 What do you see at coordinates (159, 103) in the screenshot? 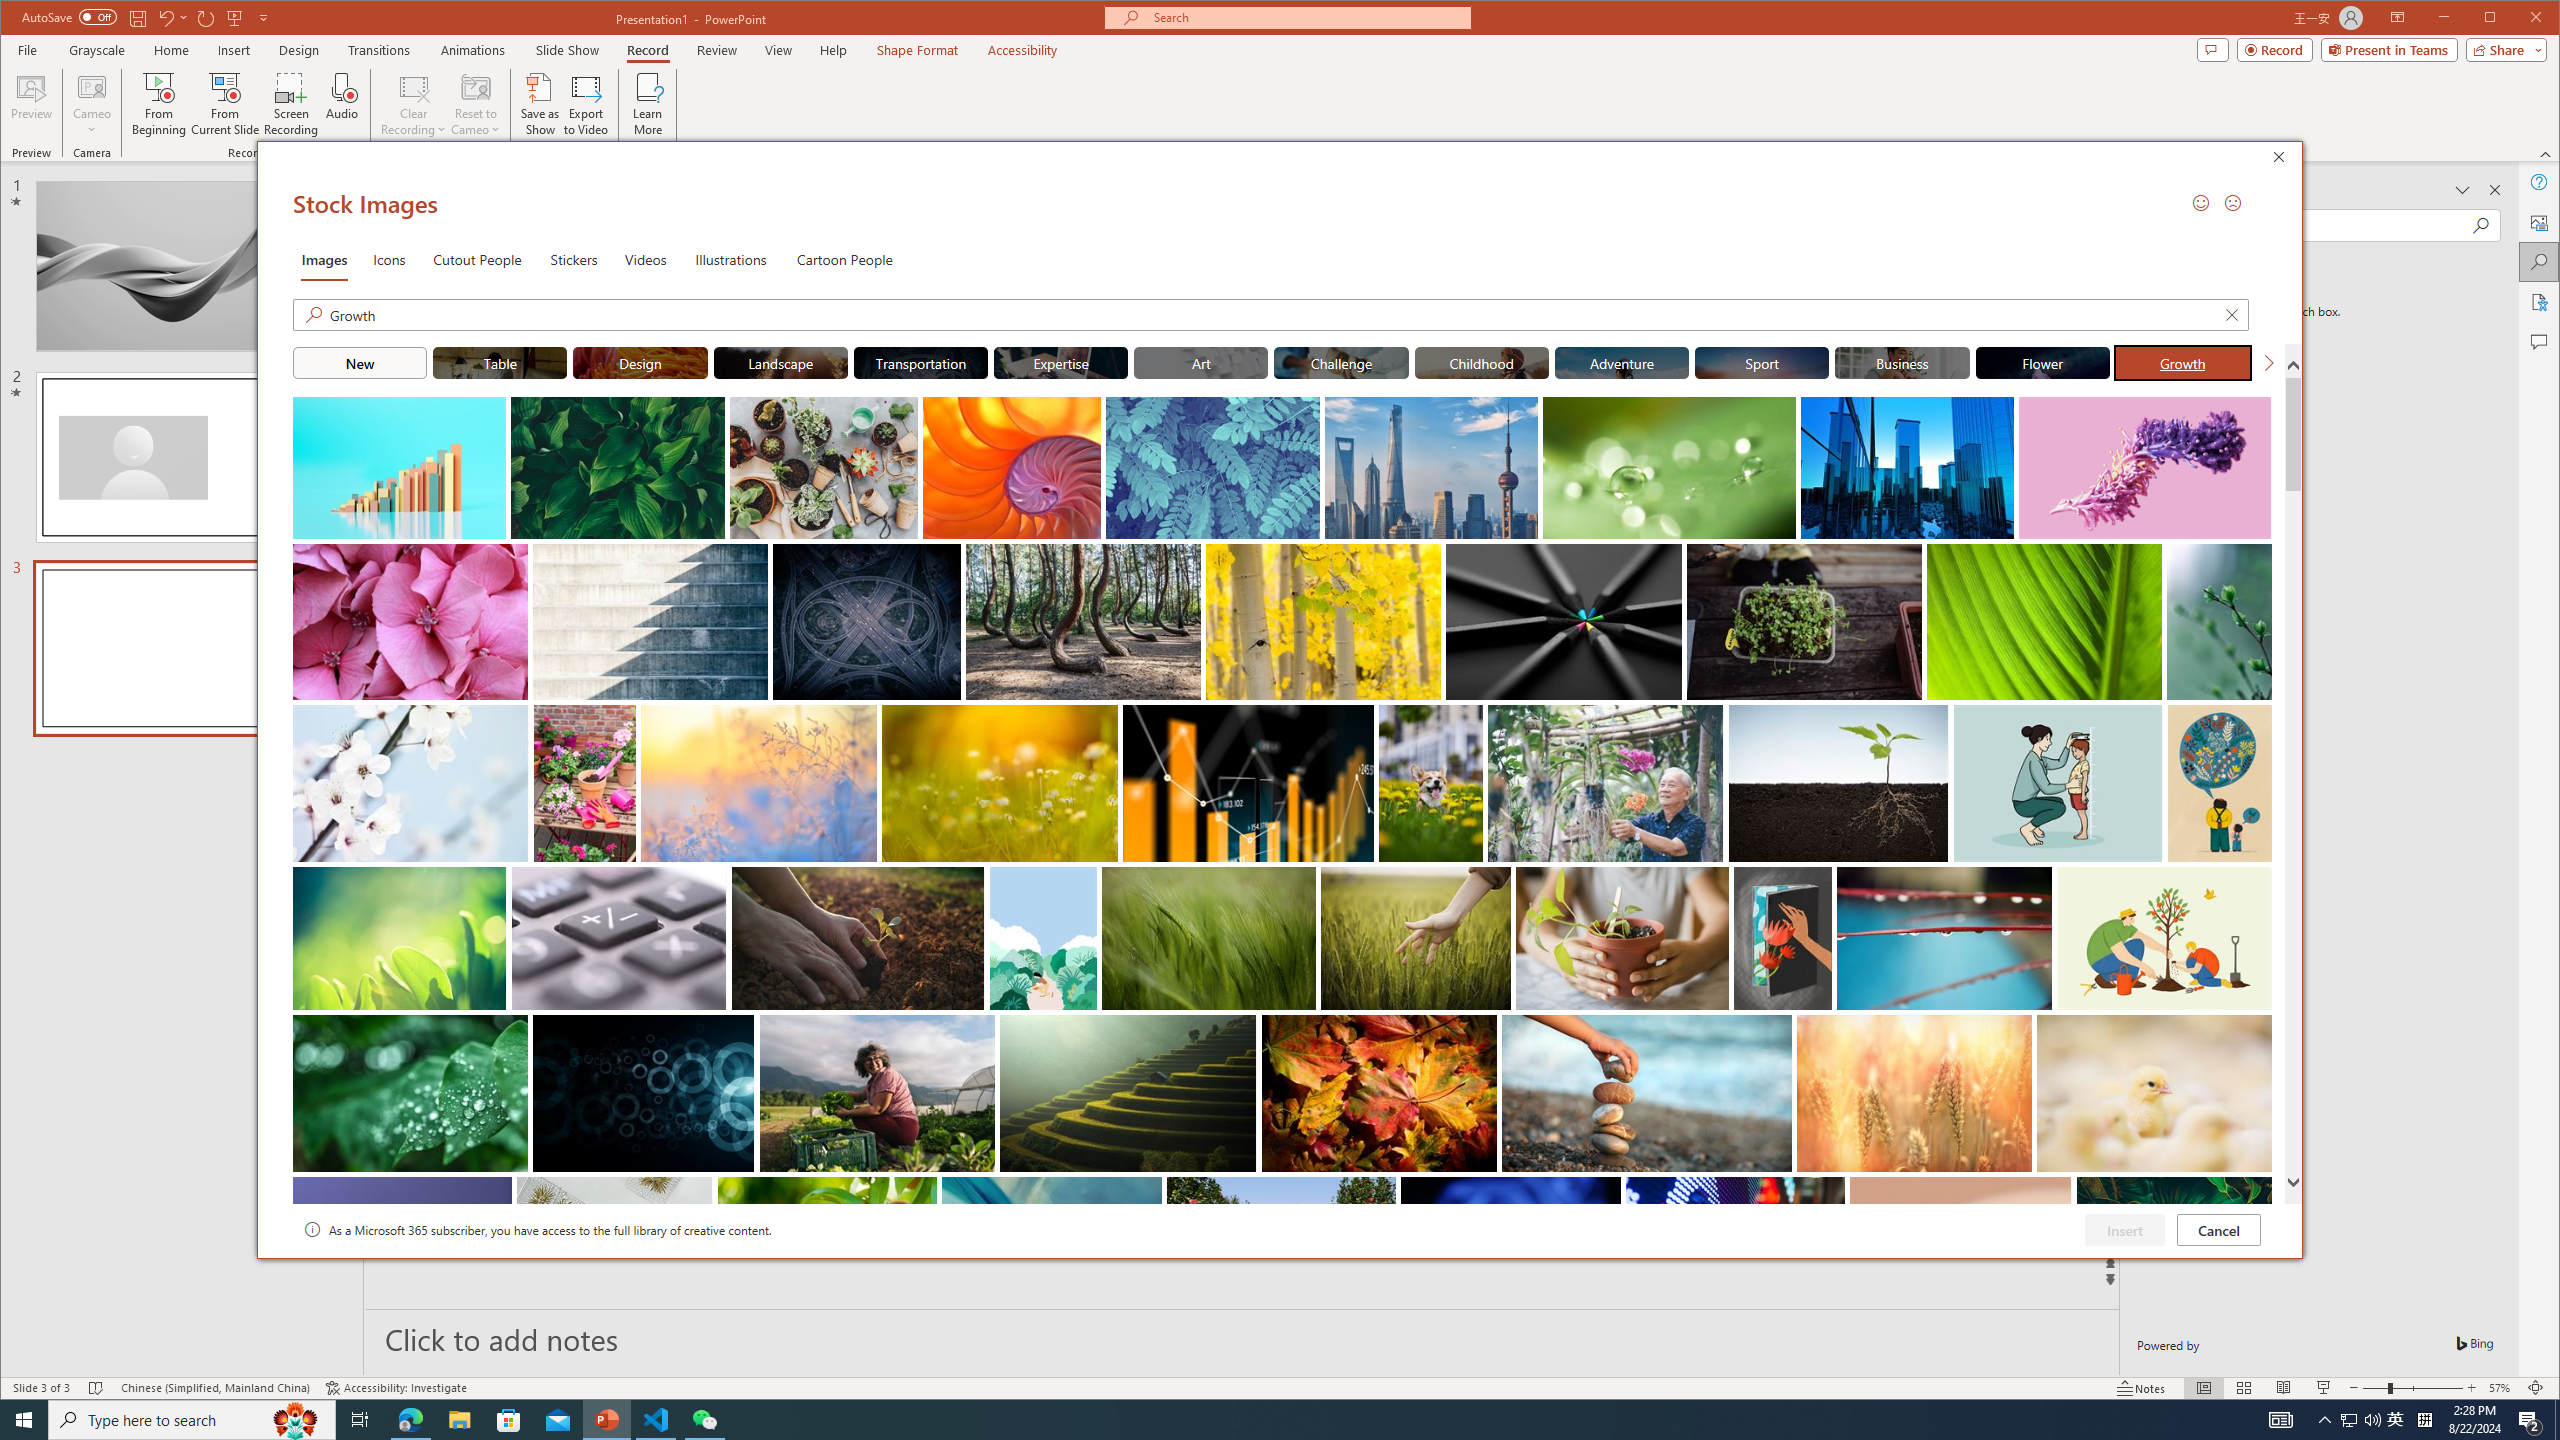
I see `'From Beginning...'` at bounding box center [159, 103].